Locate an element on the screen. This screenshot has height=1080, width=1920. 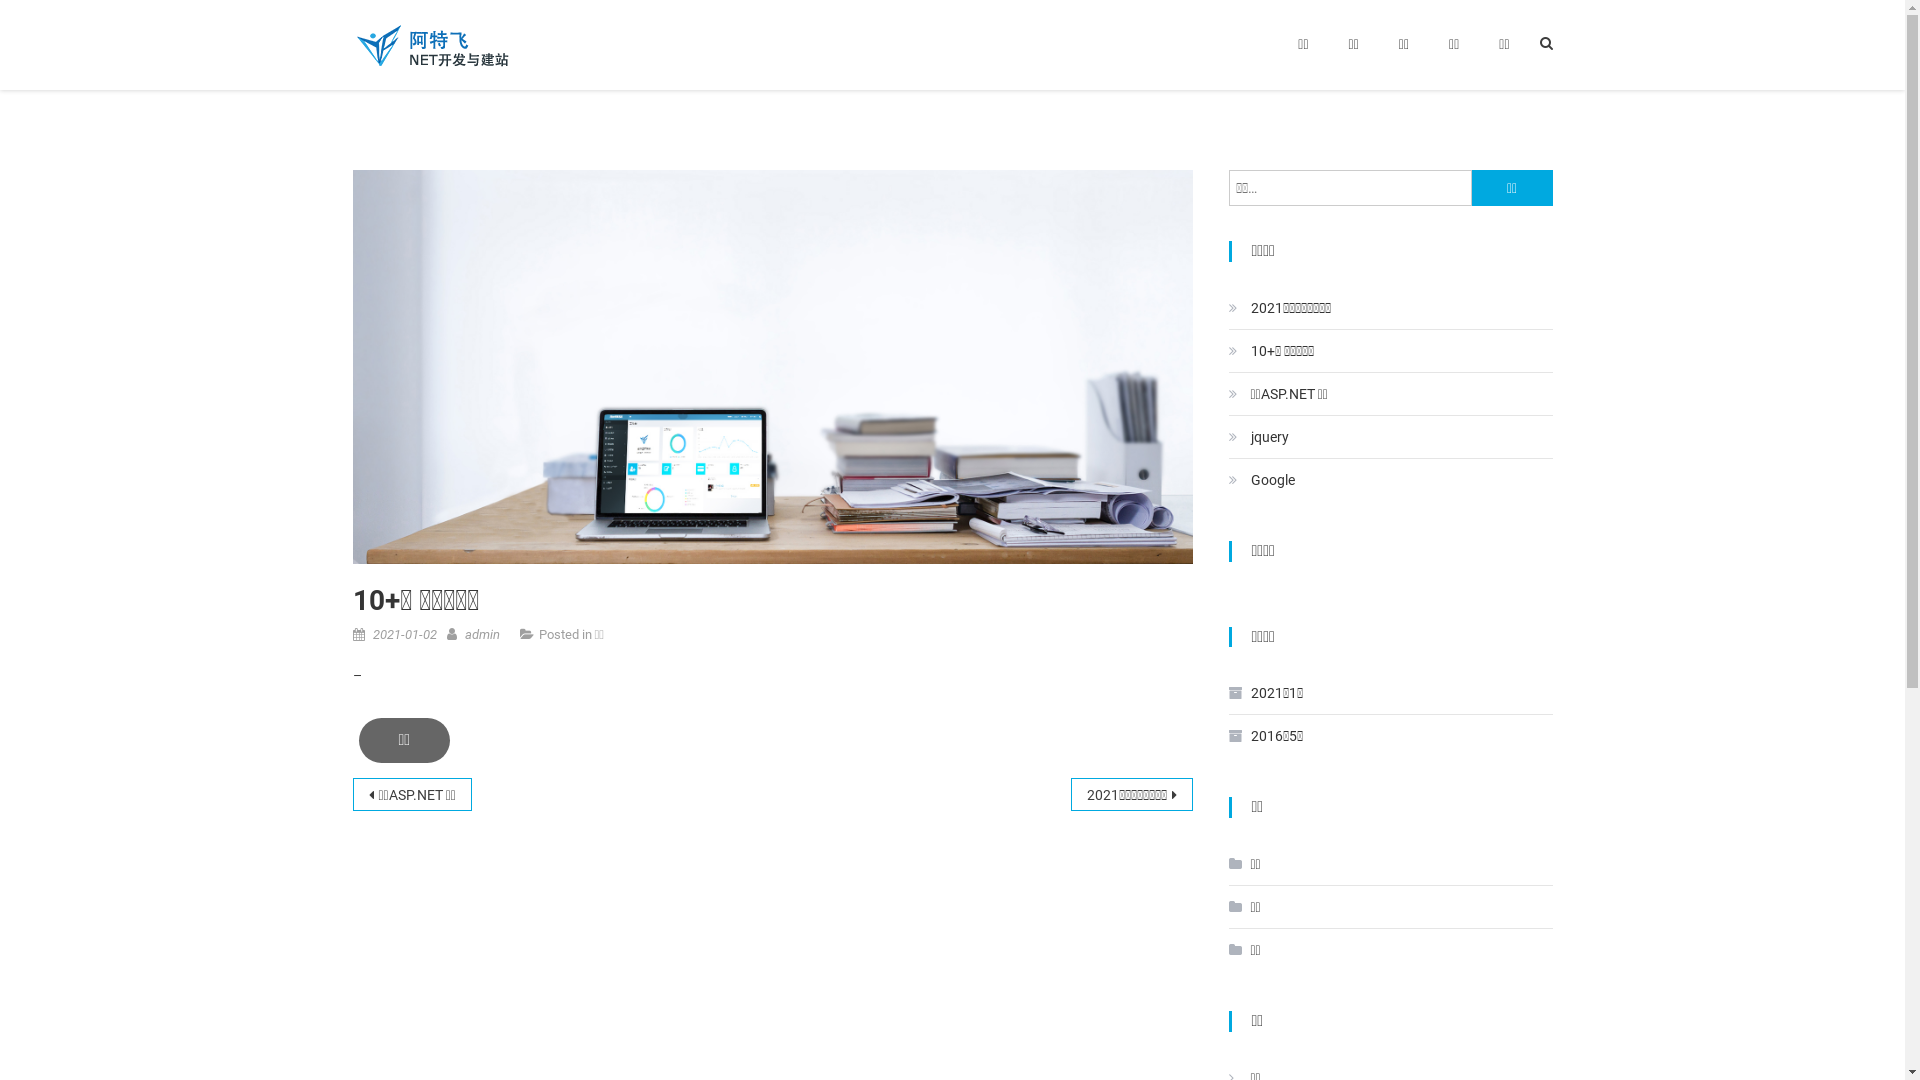
'admin' is located at coordinates (481, 634).